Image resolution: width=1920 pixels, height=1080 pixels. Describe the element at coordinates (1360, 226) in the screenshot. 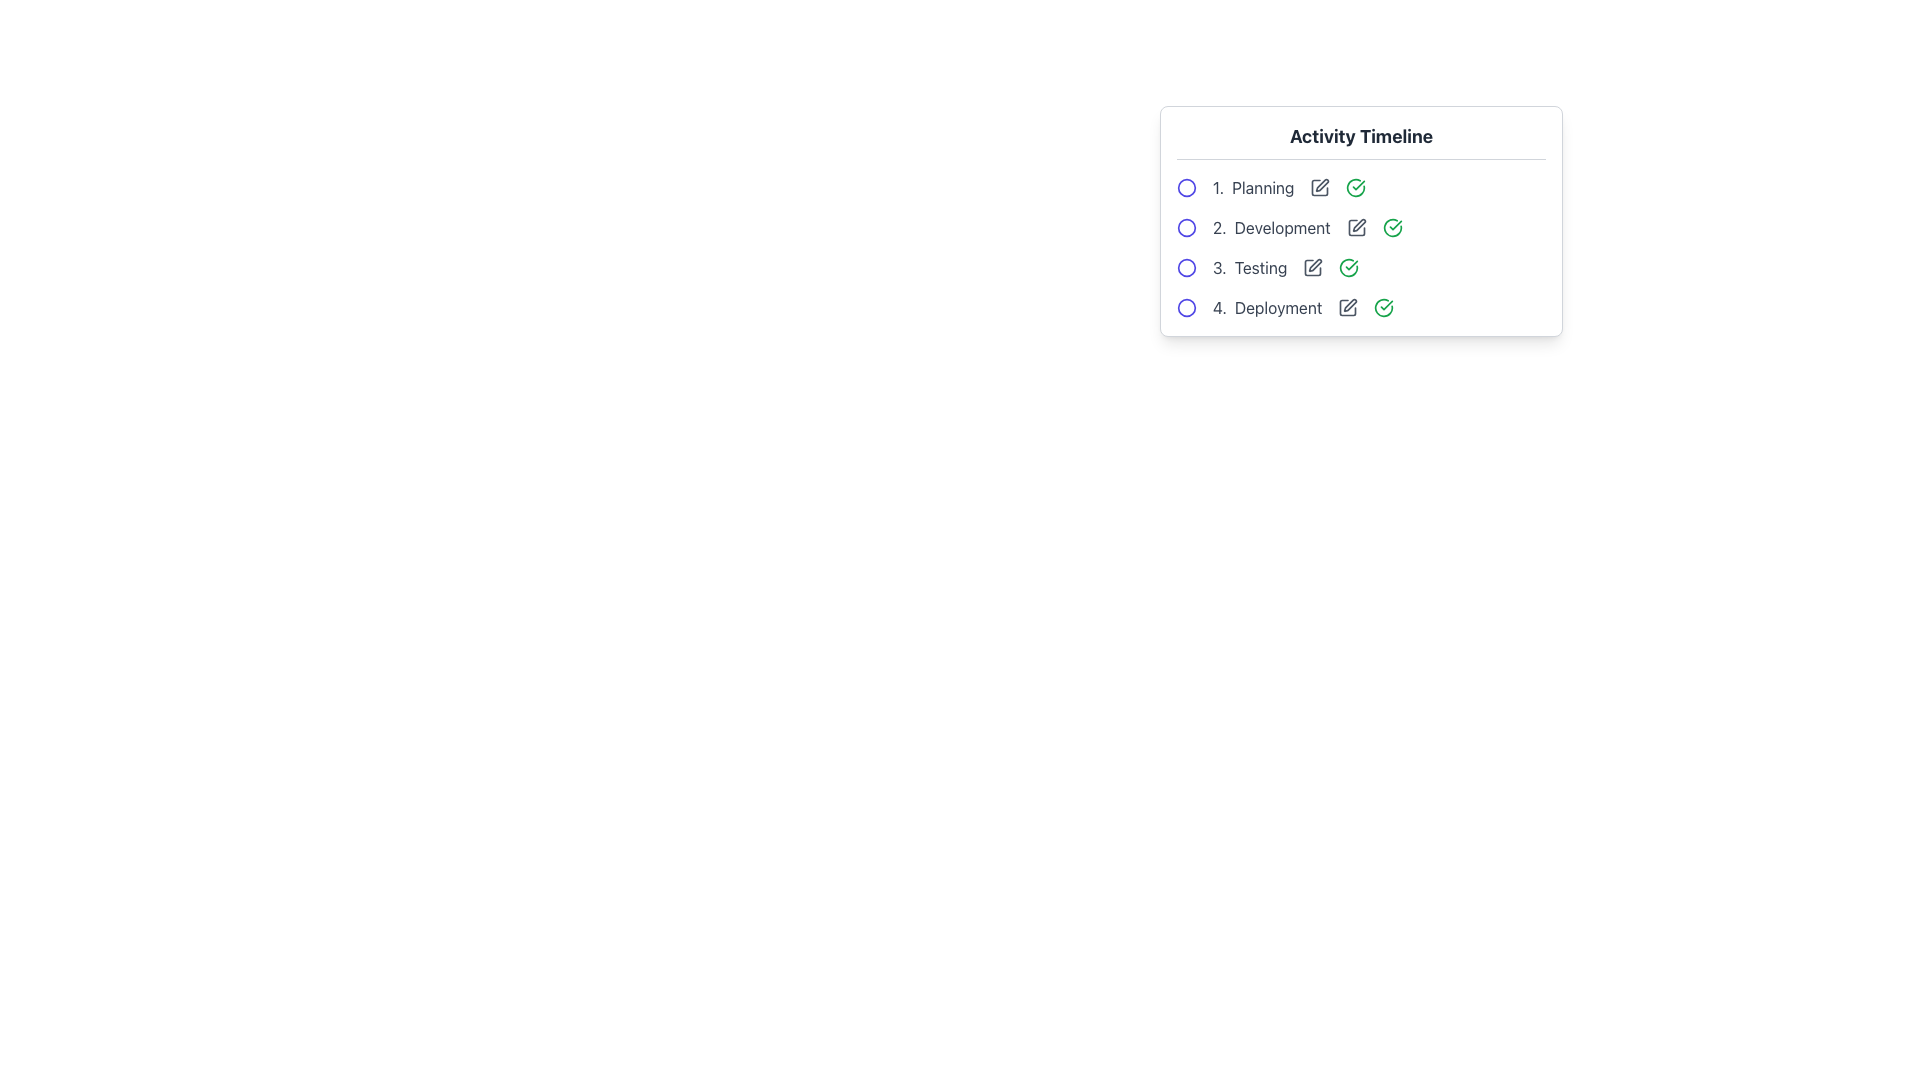

I see `the second list item in the 'Activity Timeline' component that provides information about the '2. Development' step` at that location.